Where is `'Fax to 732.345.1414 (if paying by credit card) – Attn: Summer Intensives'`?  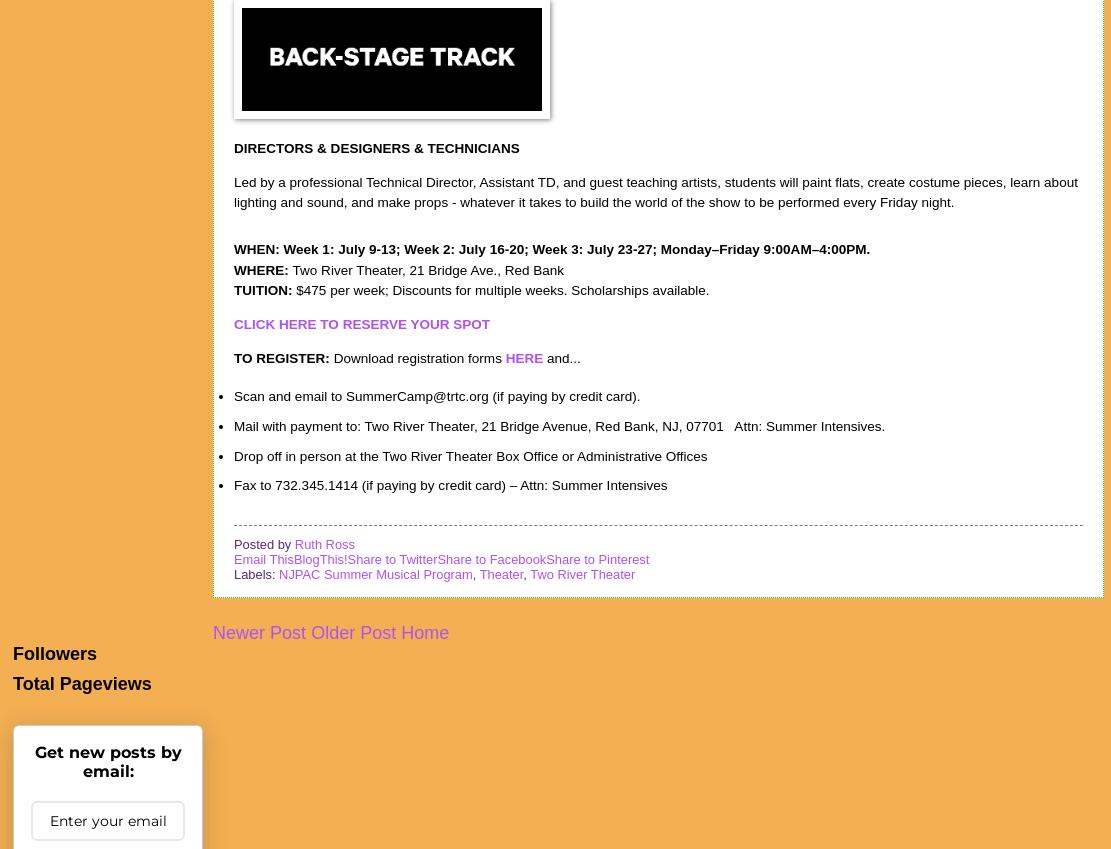 'Fax to 732.345.1414 (if paying by credit card) – Attn: Summer Intensives' is located at coordinates (449, 484).